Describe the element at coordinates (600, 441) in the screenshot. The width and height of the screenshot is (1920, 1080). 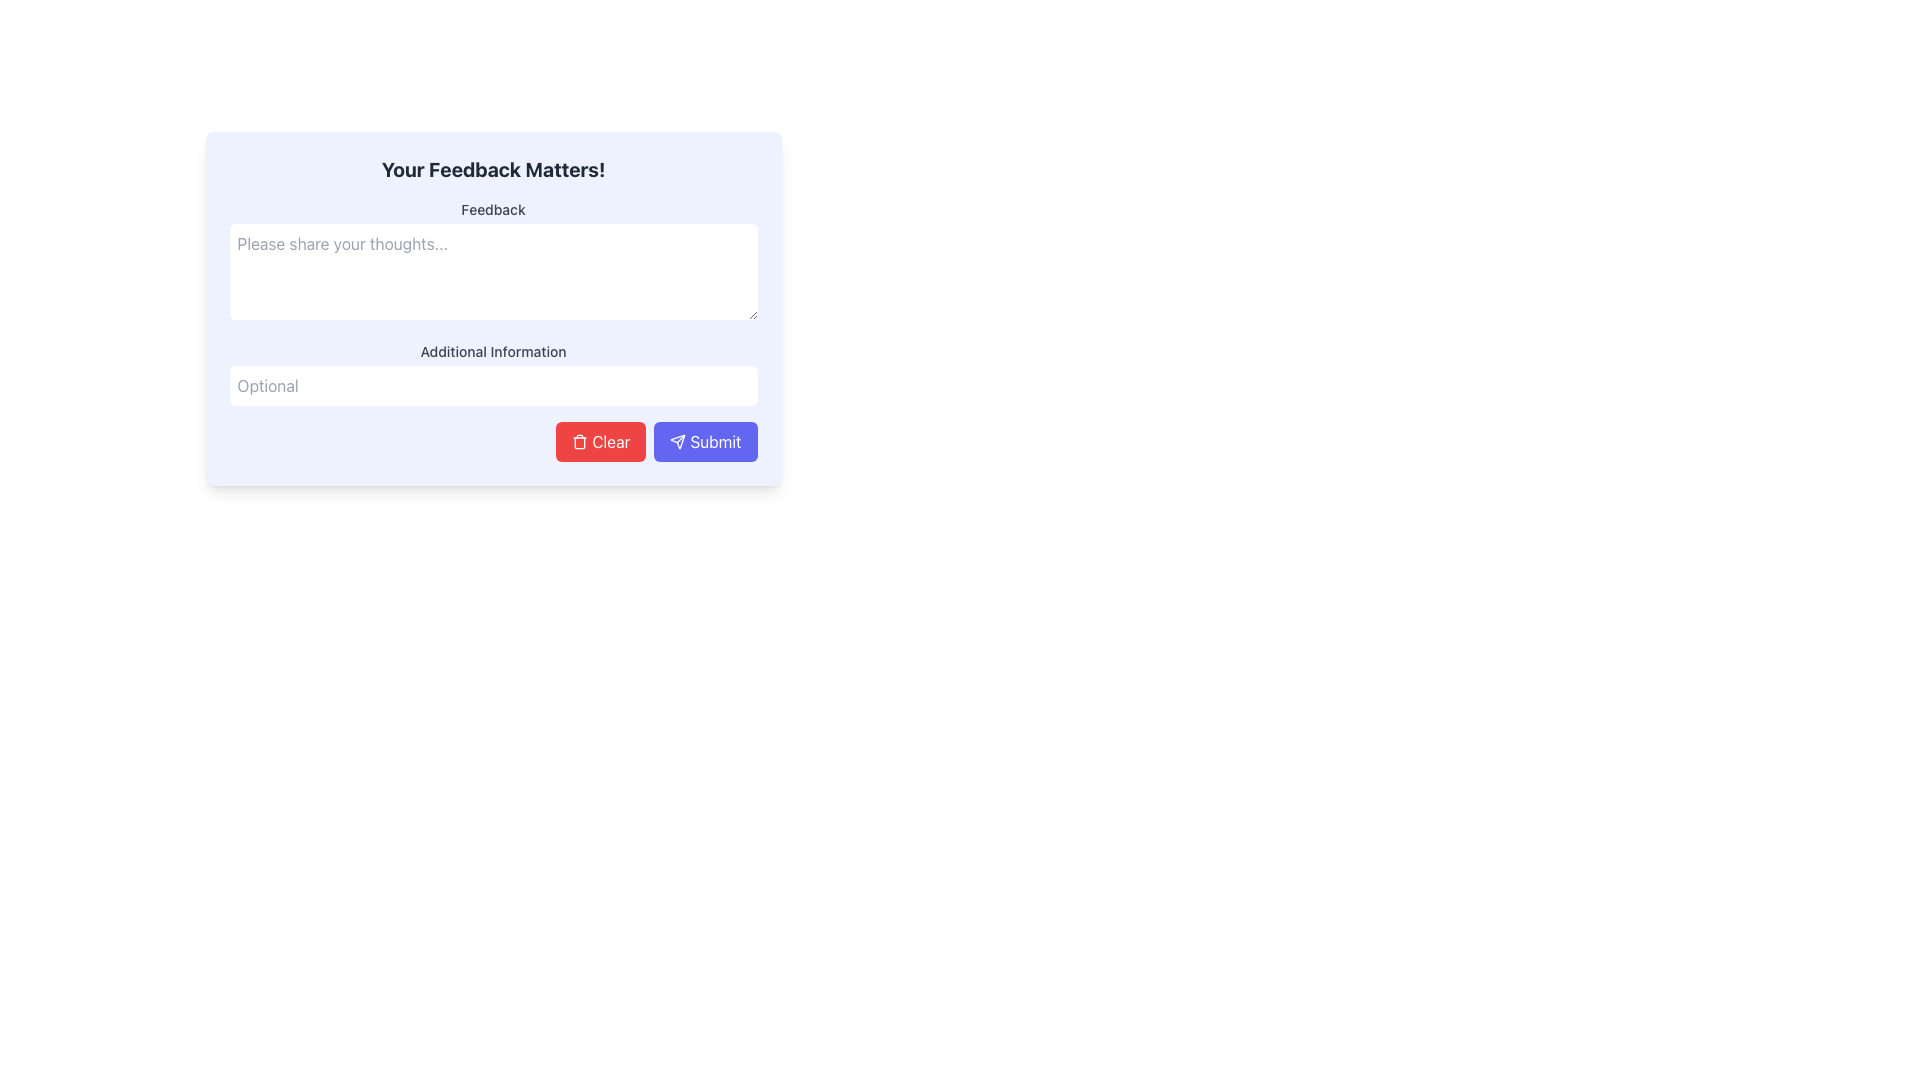
I see `the clear button located to the left of the 'Submit' button in the feedback form interface to observe the hover effect` at that location.